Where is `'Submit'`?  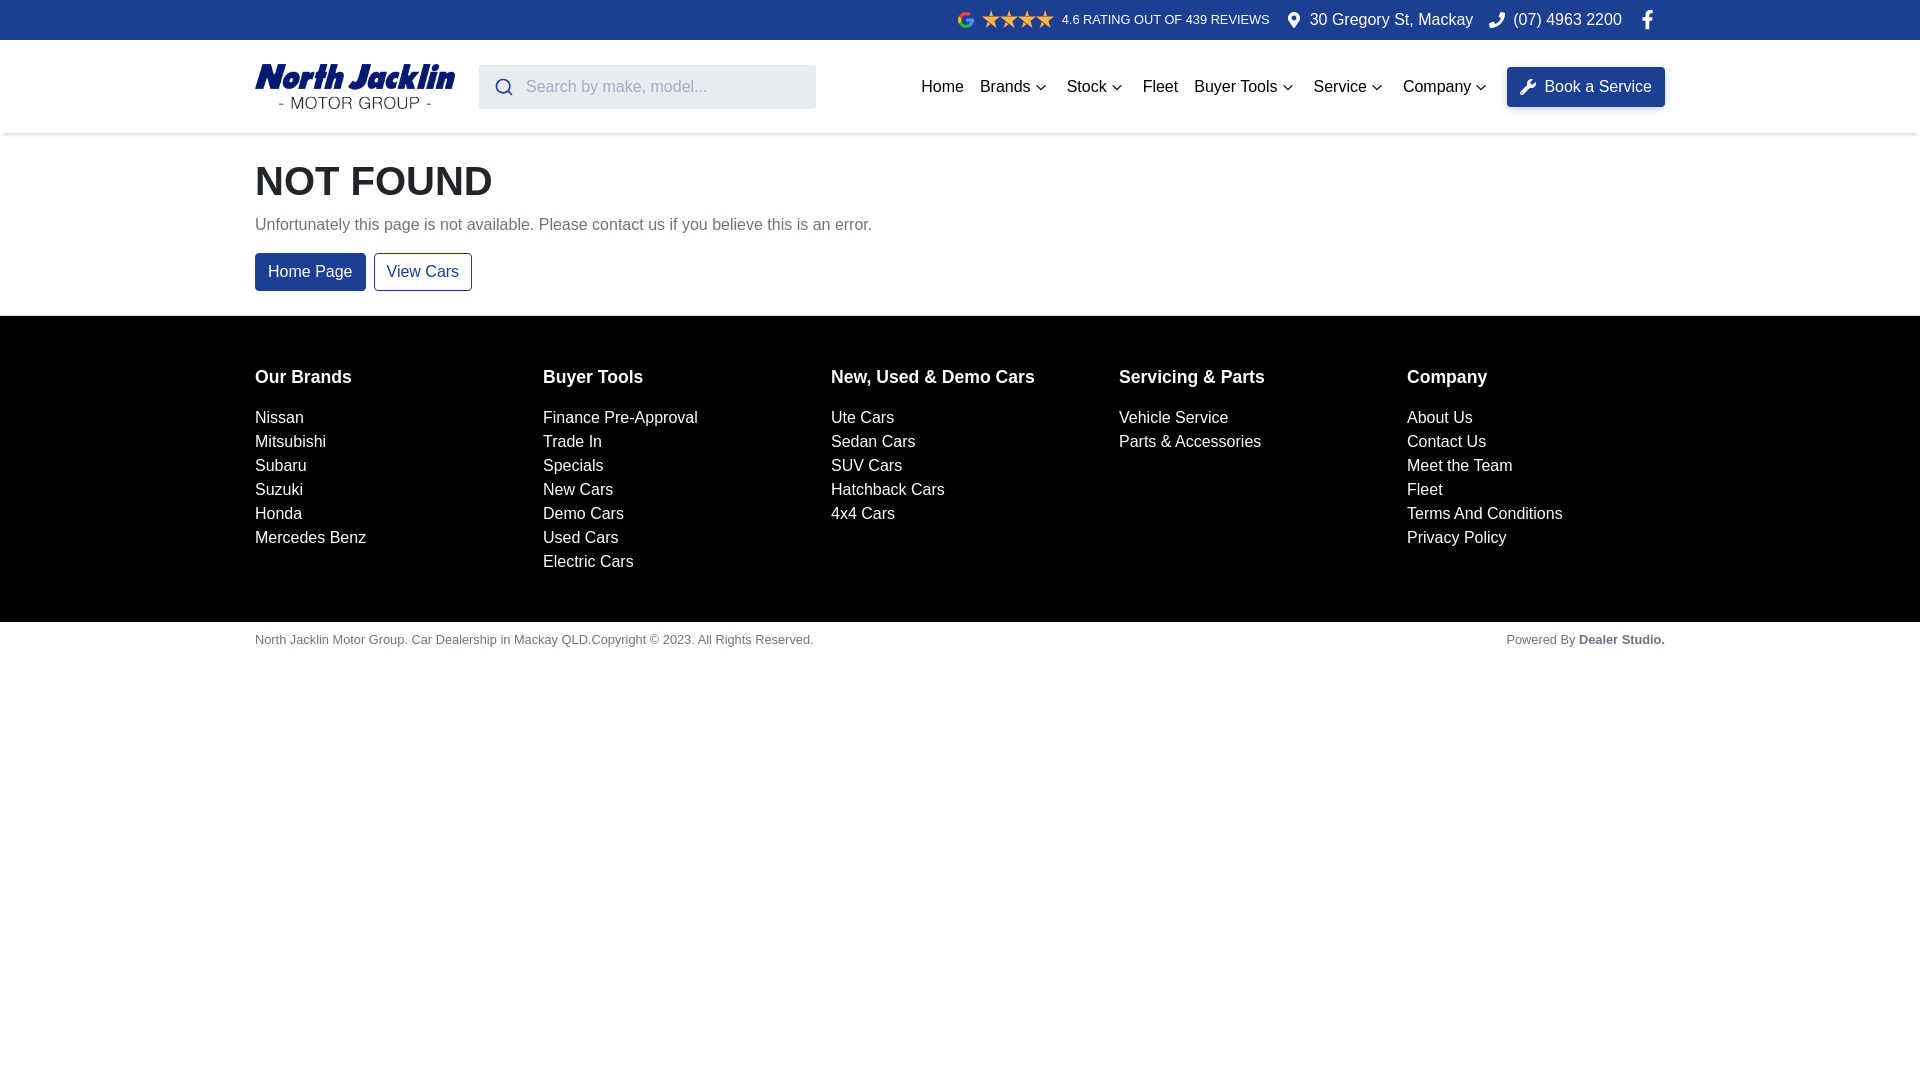 'Submit' is located at coordinates (502, 84).